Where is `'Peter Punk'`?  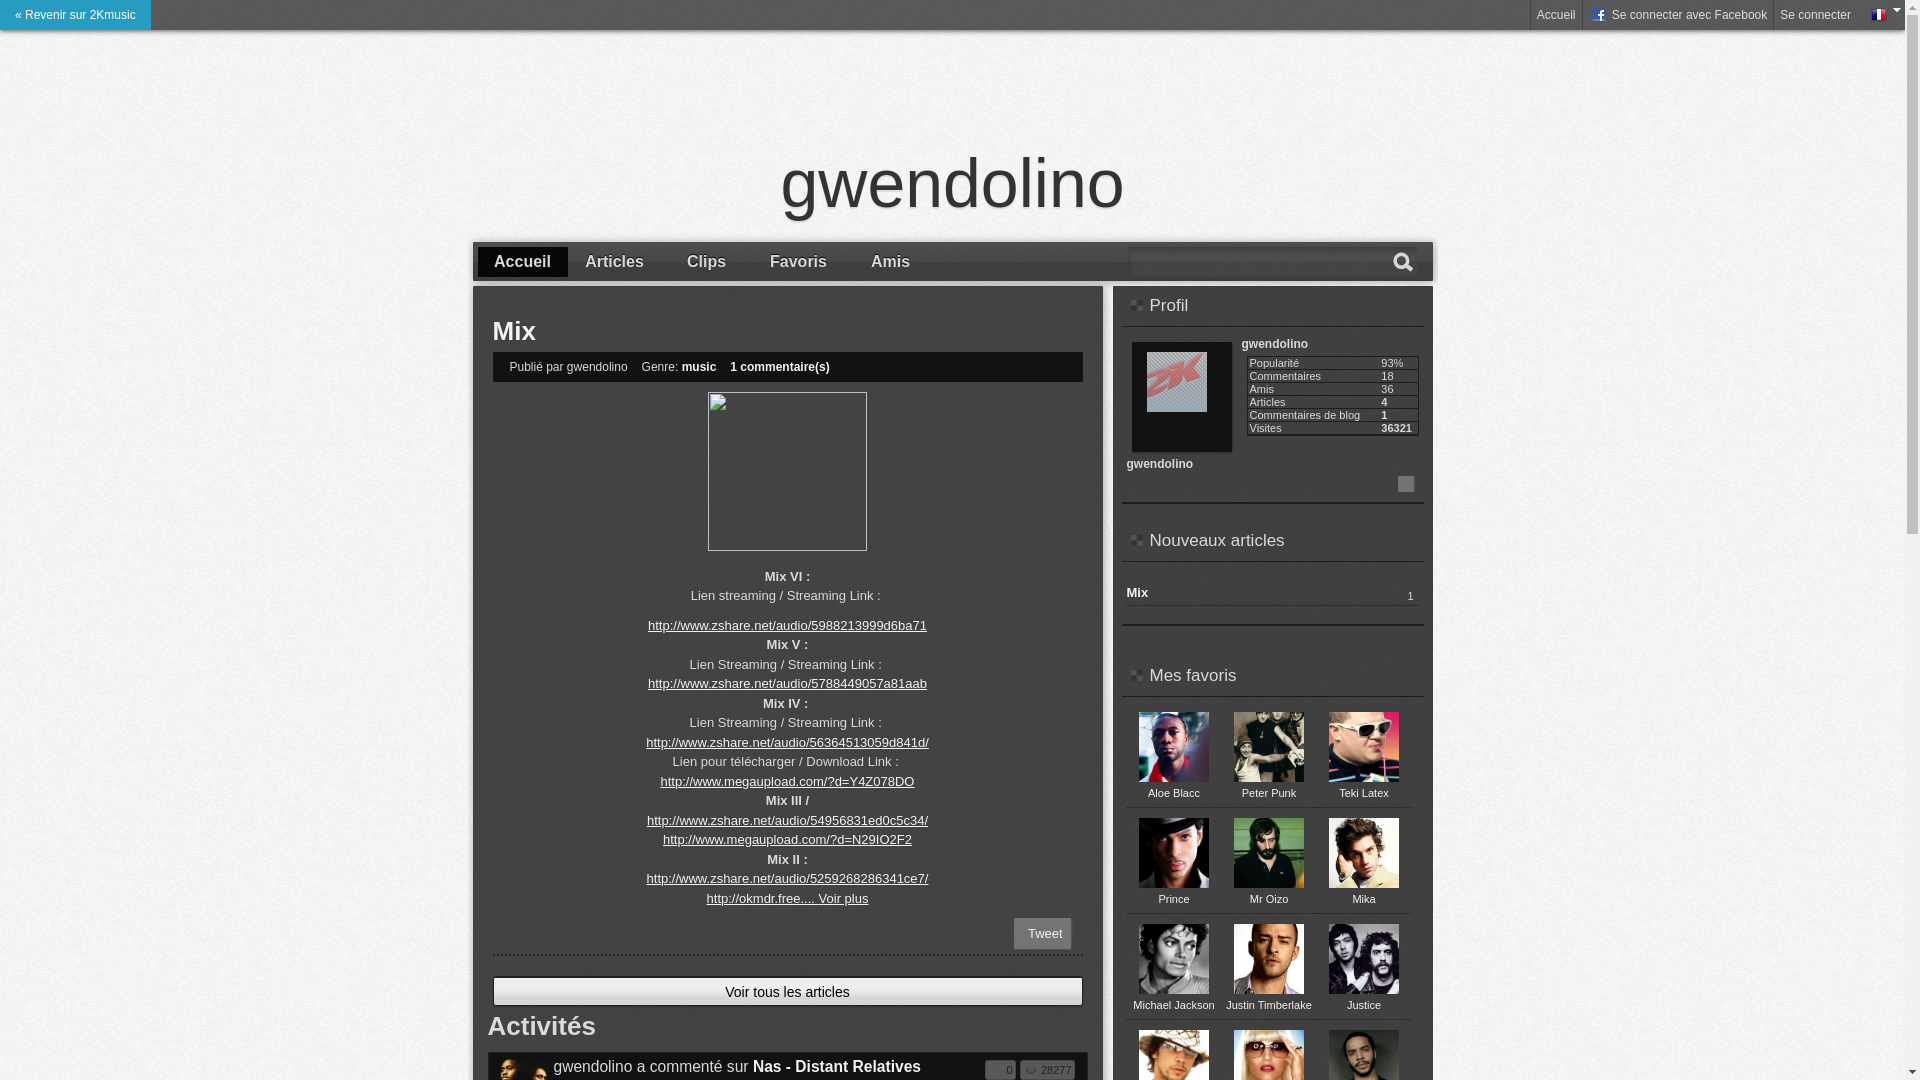 'Peter Punk' is located at coordinates (1267, 792).